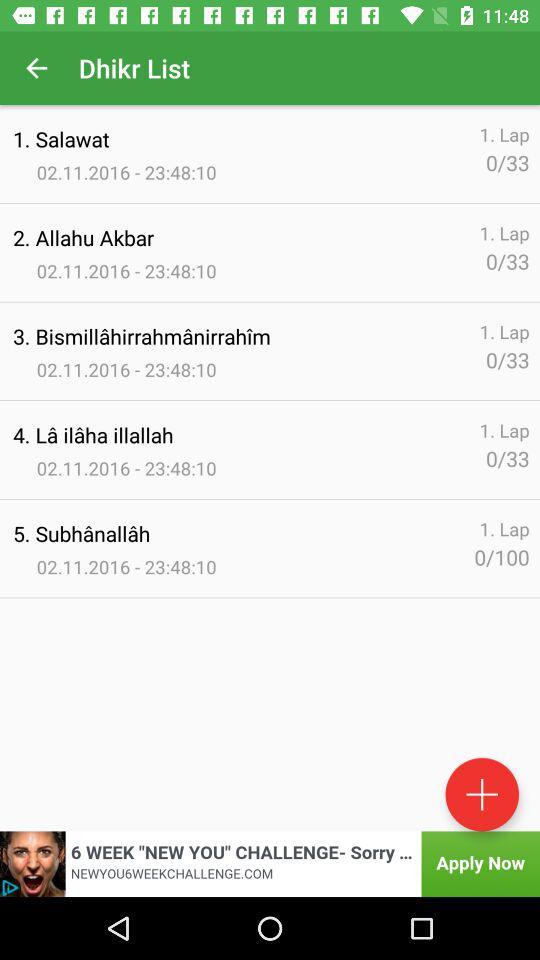 This screenshot has width=540, height=960. I want to click on list, so click(481, 794).